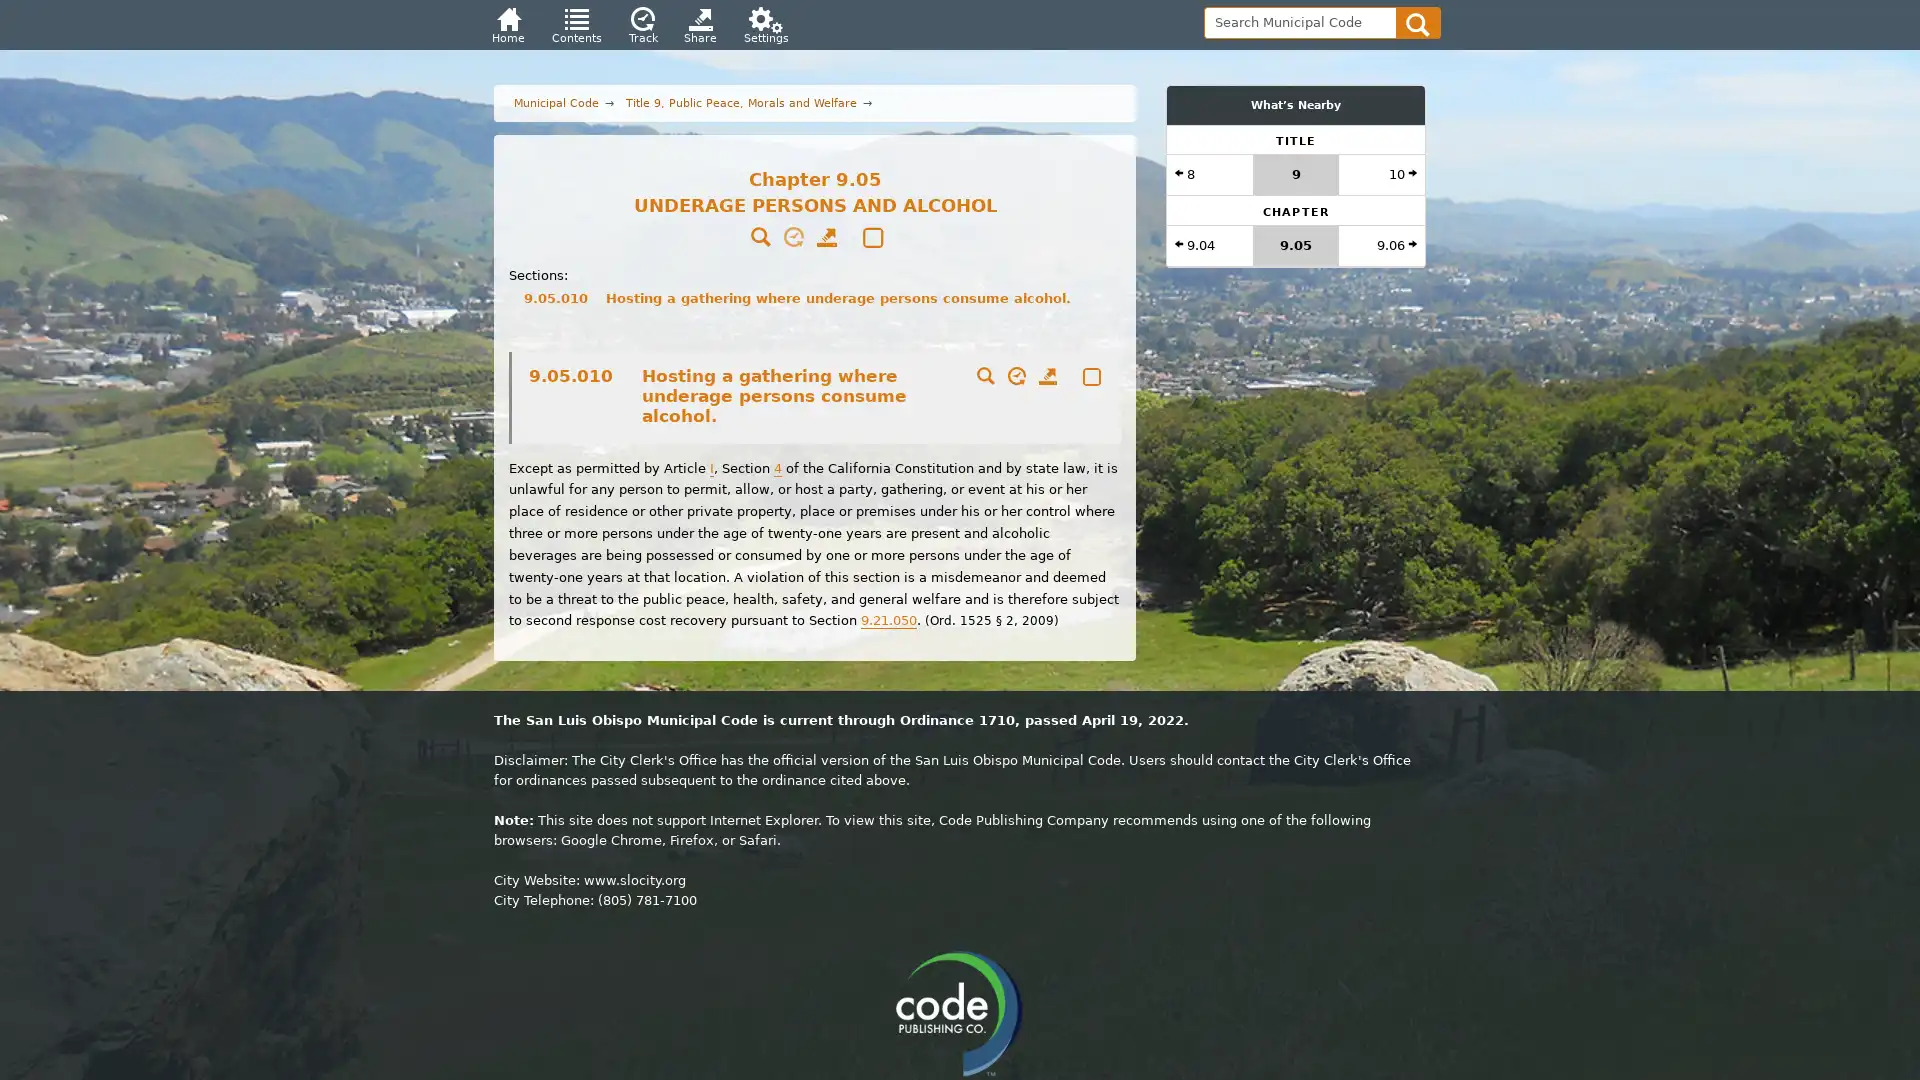 The height and width of the screenshot is (1080, 1920). I want to click on History of This Section, so click(1013, 378).